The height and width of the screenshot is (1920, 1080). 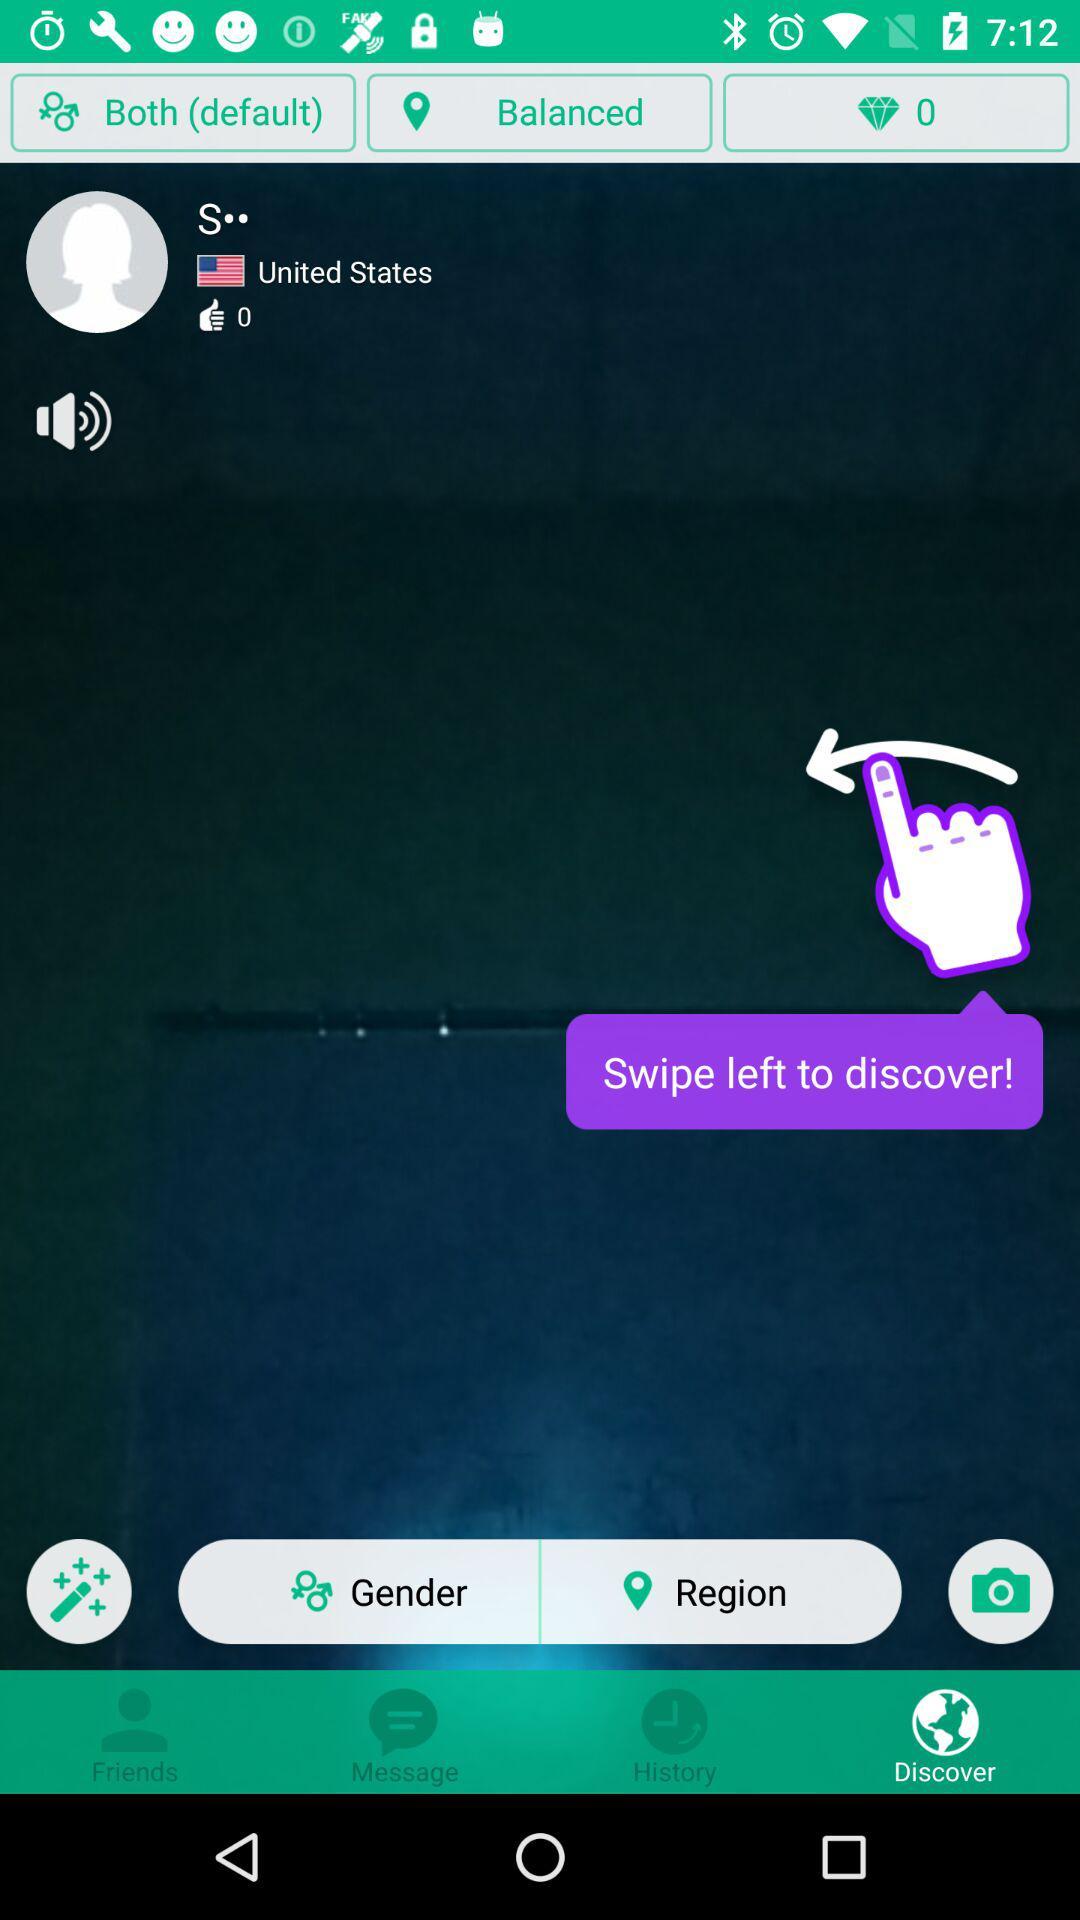 I want to click on take a picture, so click(x=1000, y=1604).